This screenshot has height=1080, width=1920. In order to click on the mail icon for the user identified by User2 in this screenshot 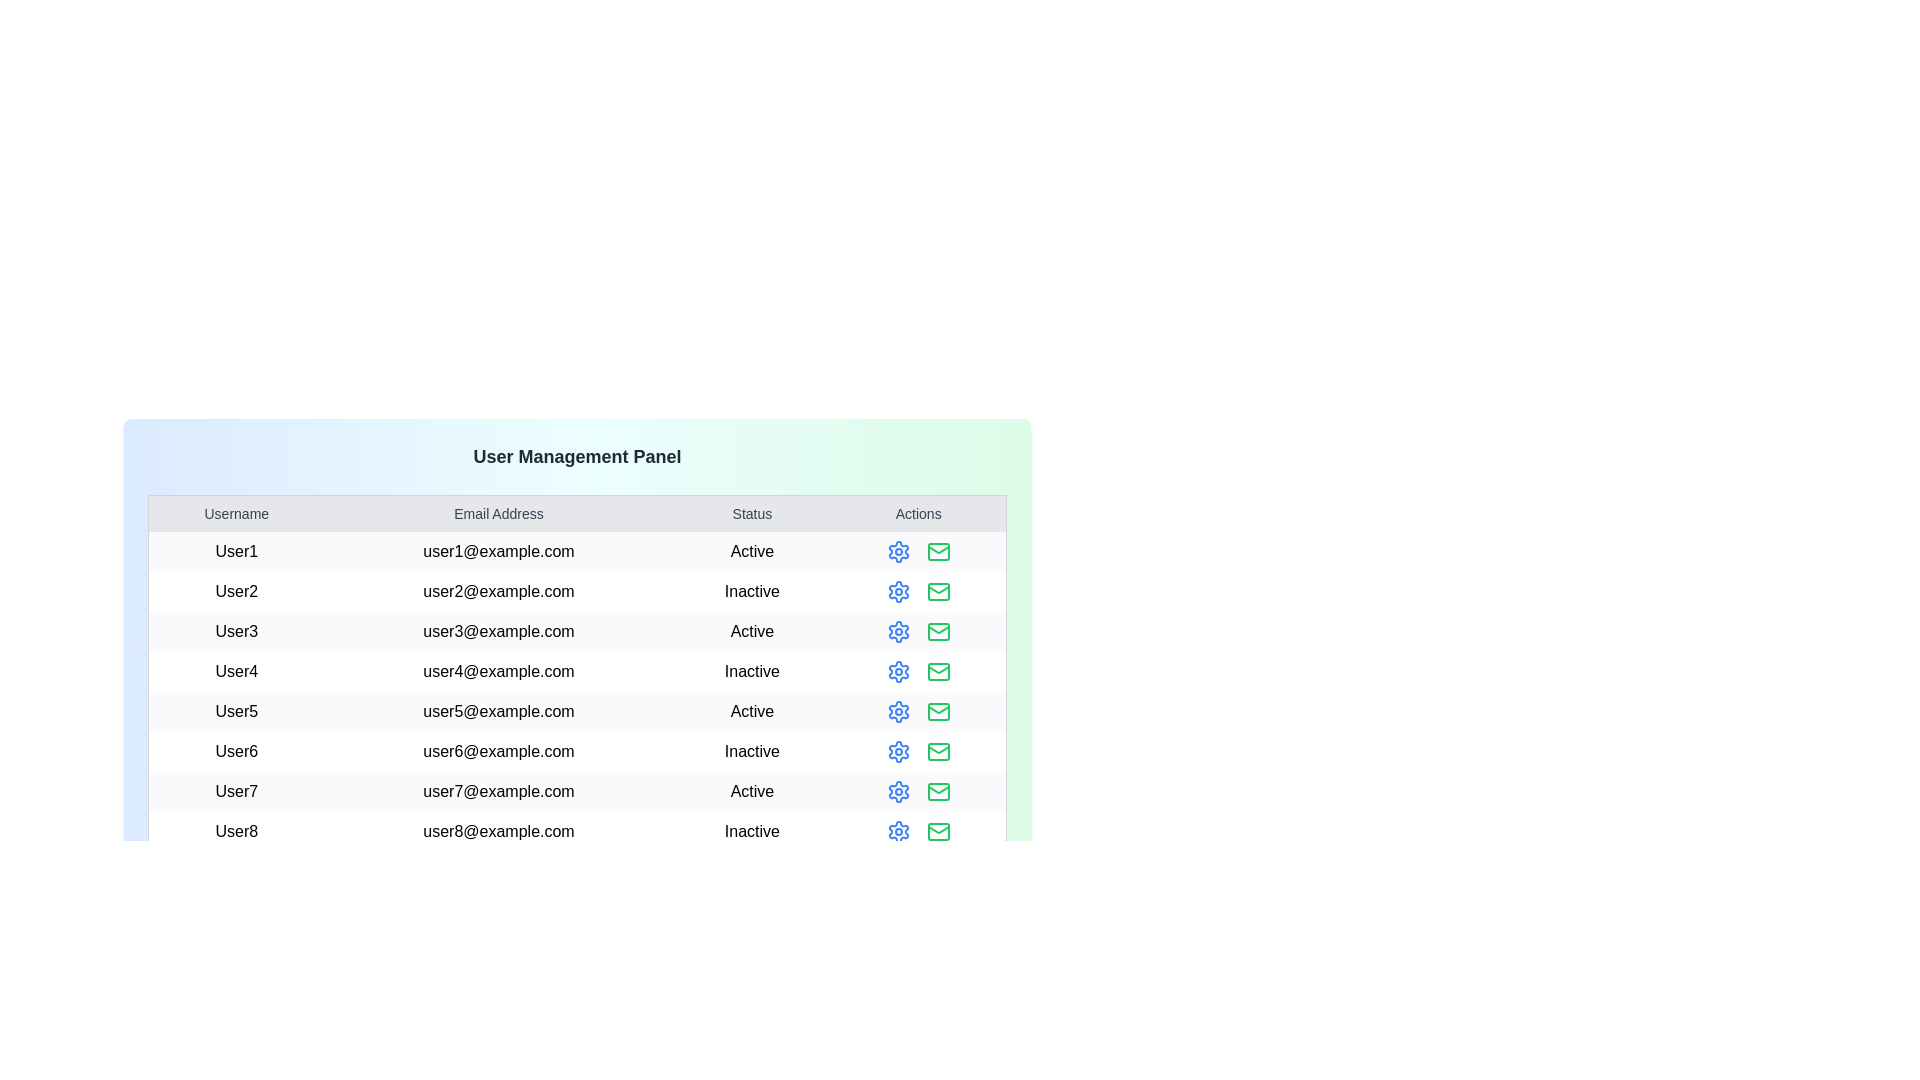, I will do `click(937, 590)`.